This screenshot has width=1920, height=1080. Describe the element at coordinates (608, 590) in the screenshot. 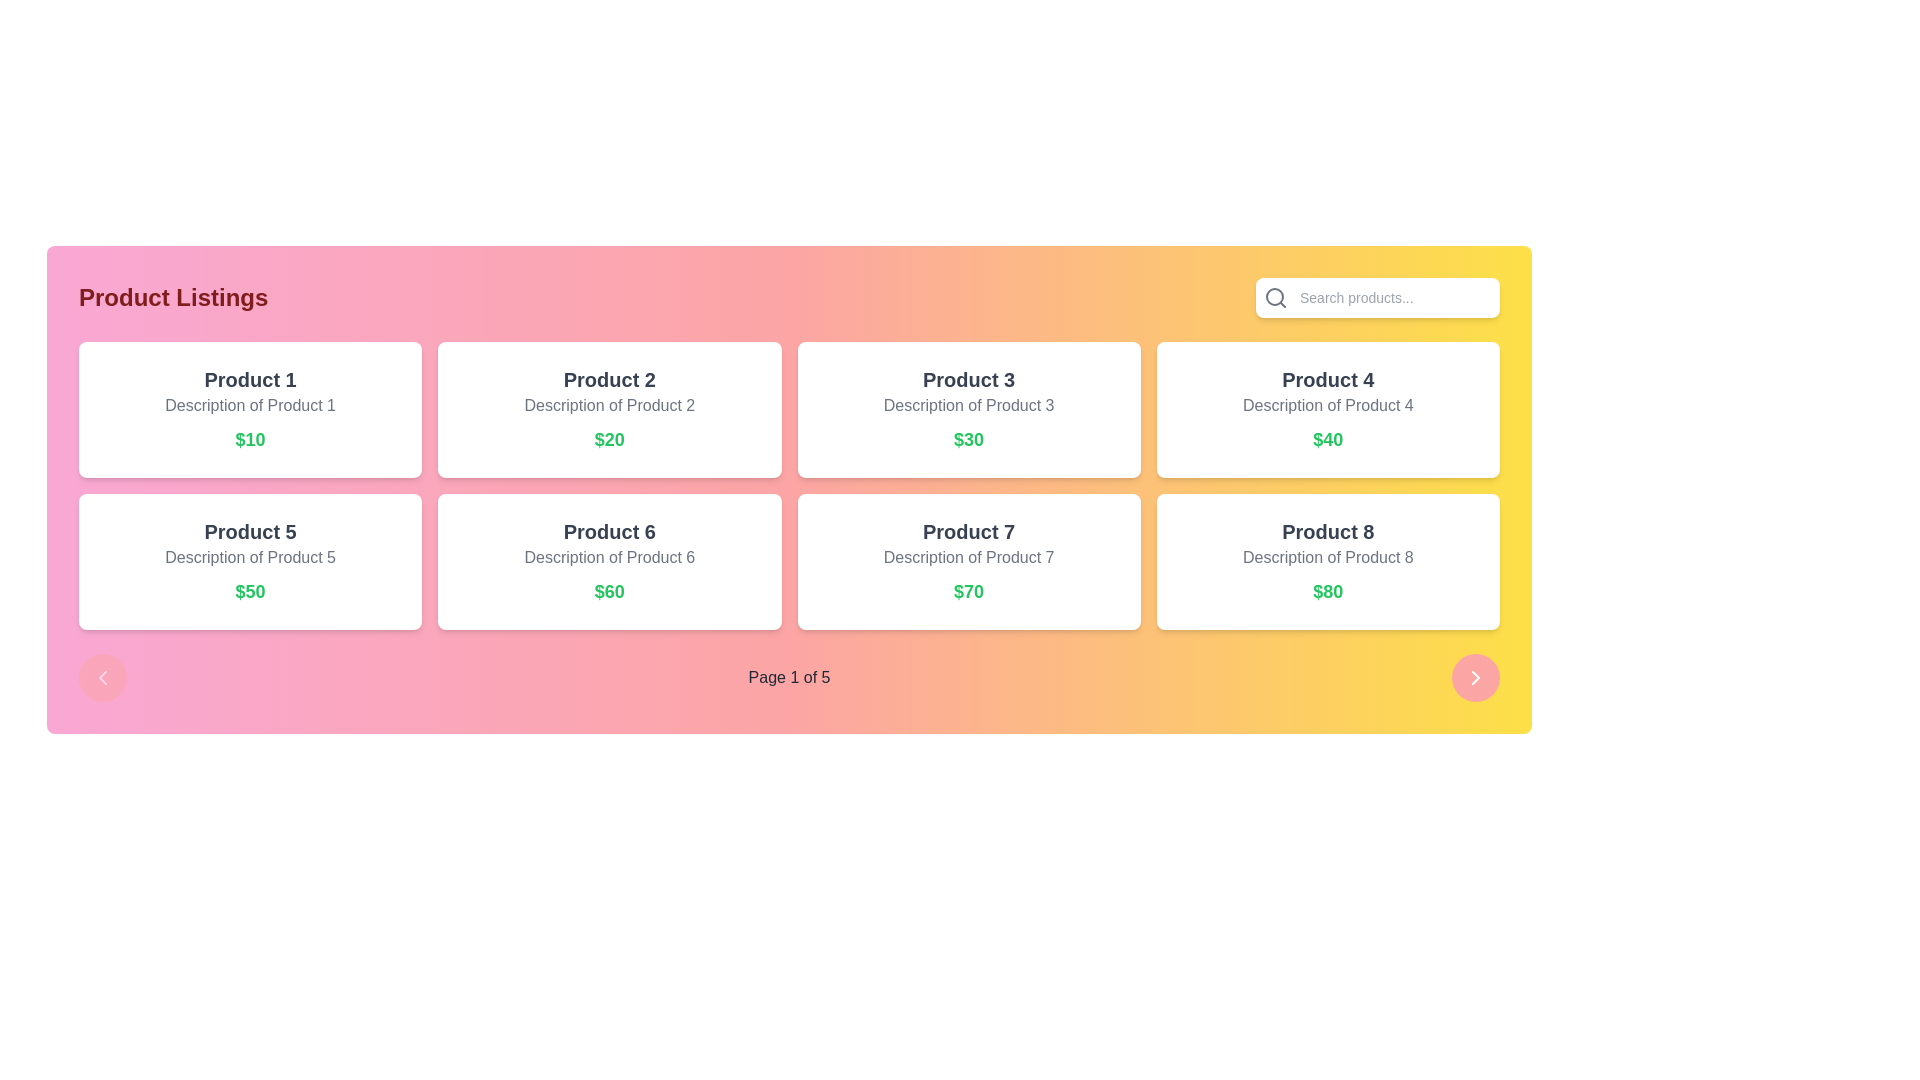

I see `the value displayed in the bold green text label showing '$60', located below the description text of 'Product 6'` at that location.